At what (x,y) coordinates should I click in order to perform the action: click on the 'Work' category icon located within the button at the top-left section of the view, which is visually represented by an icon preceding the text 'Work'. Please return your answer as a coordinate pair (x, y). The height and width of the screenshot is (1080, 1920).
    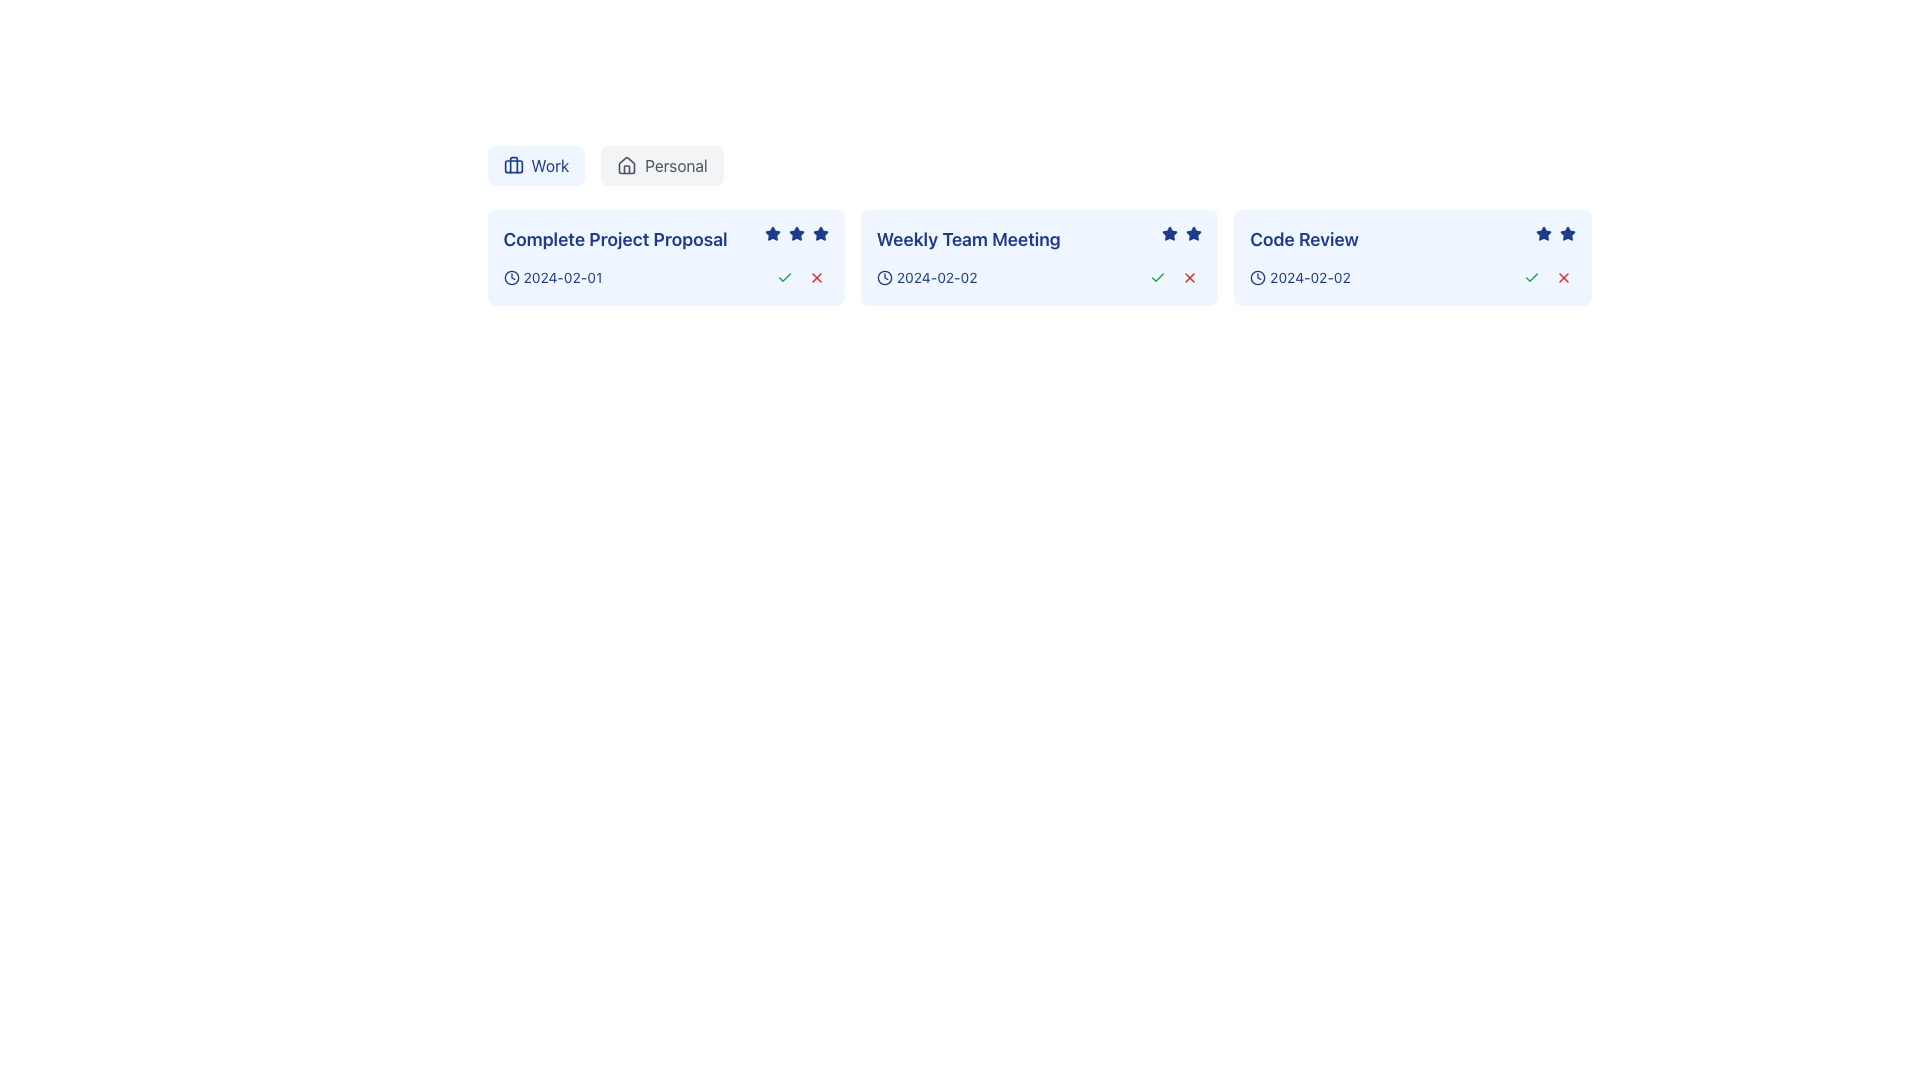
    Looking at the image, I should click on (513, 164).